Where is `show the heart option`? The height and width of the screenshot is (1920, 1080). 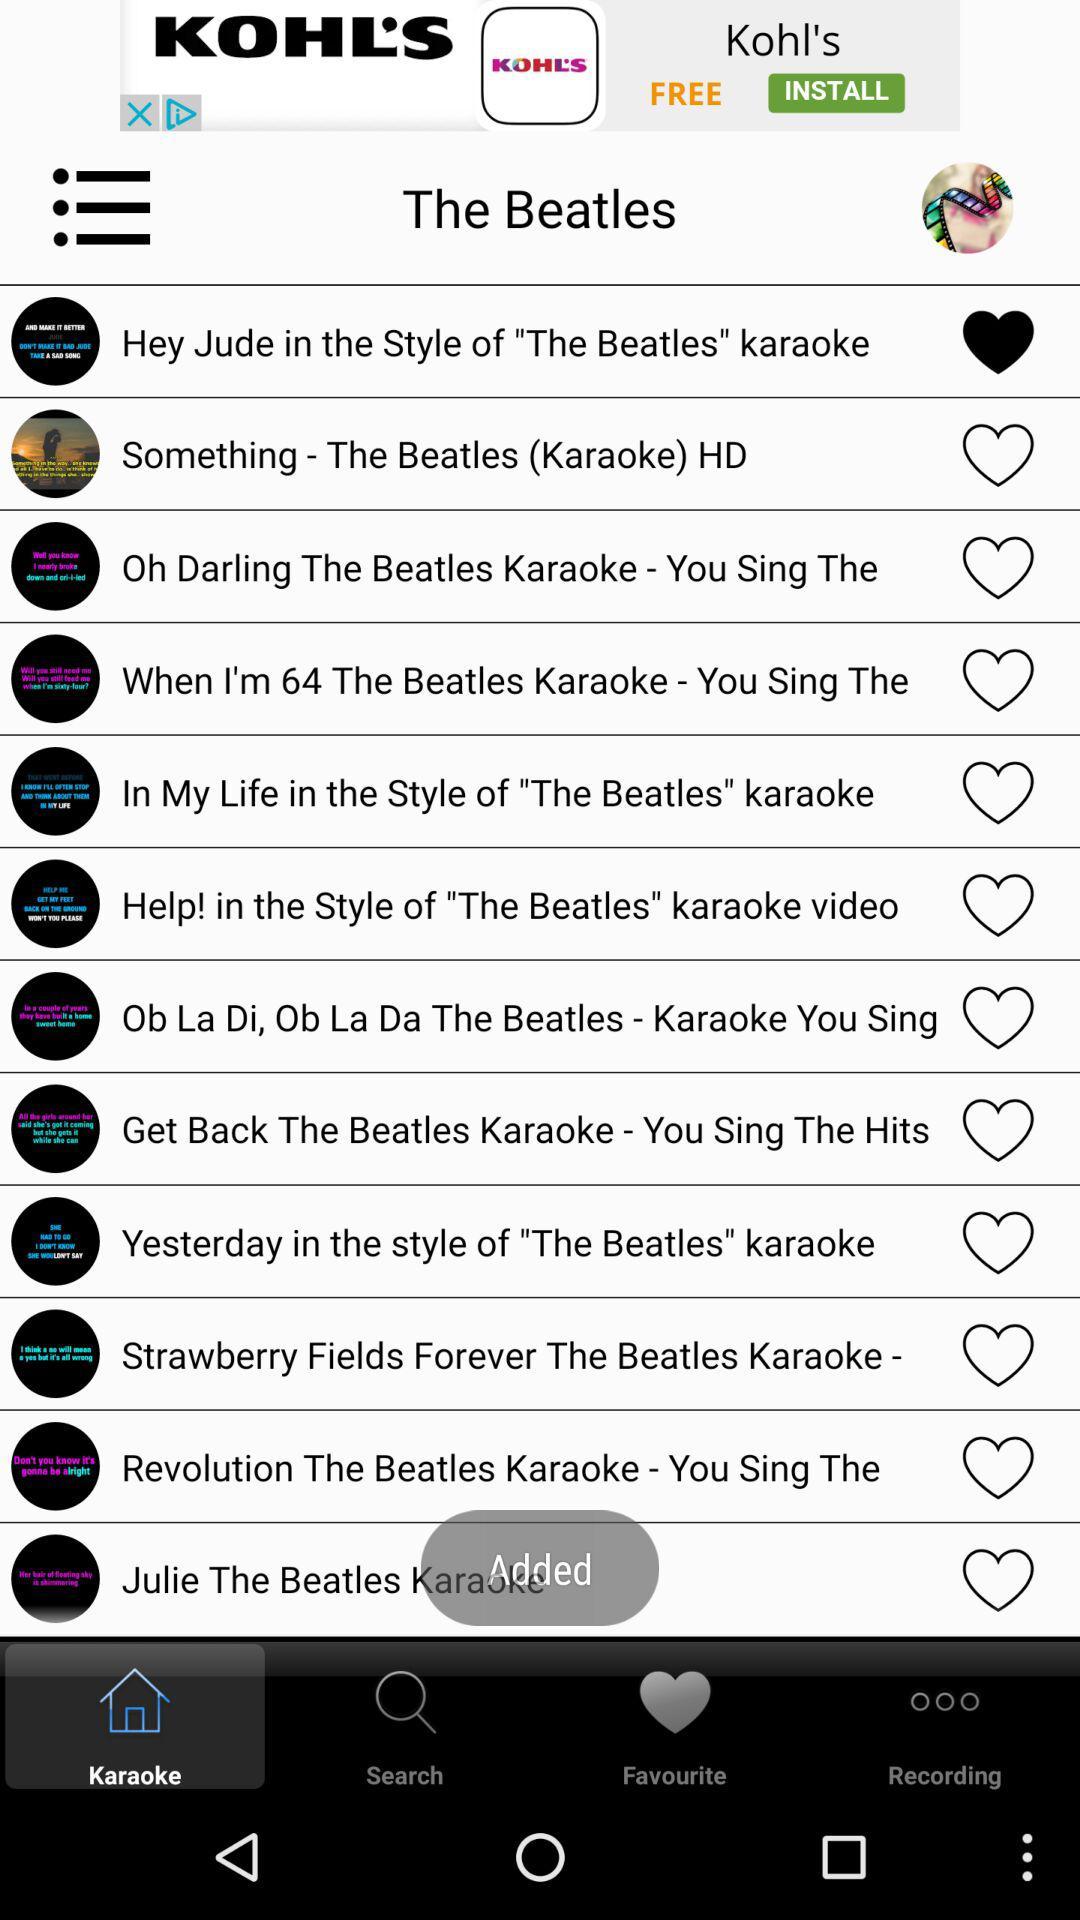 show the heart option is located at coordinates (998, 1353).